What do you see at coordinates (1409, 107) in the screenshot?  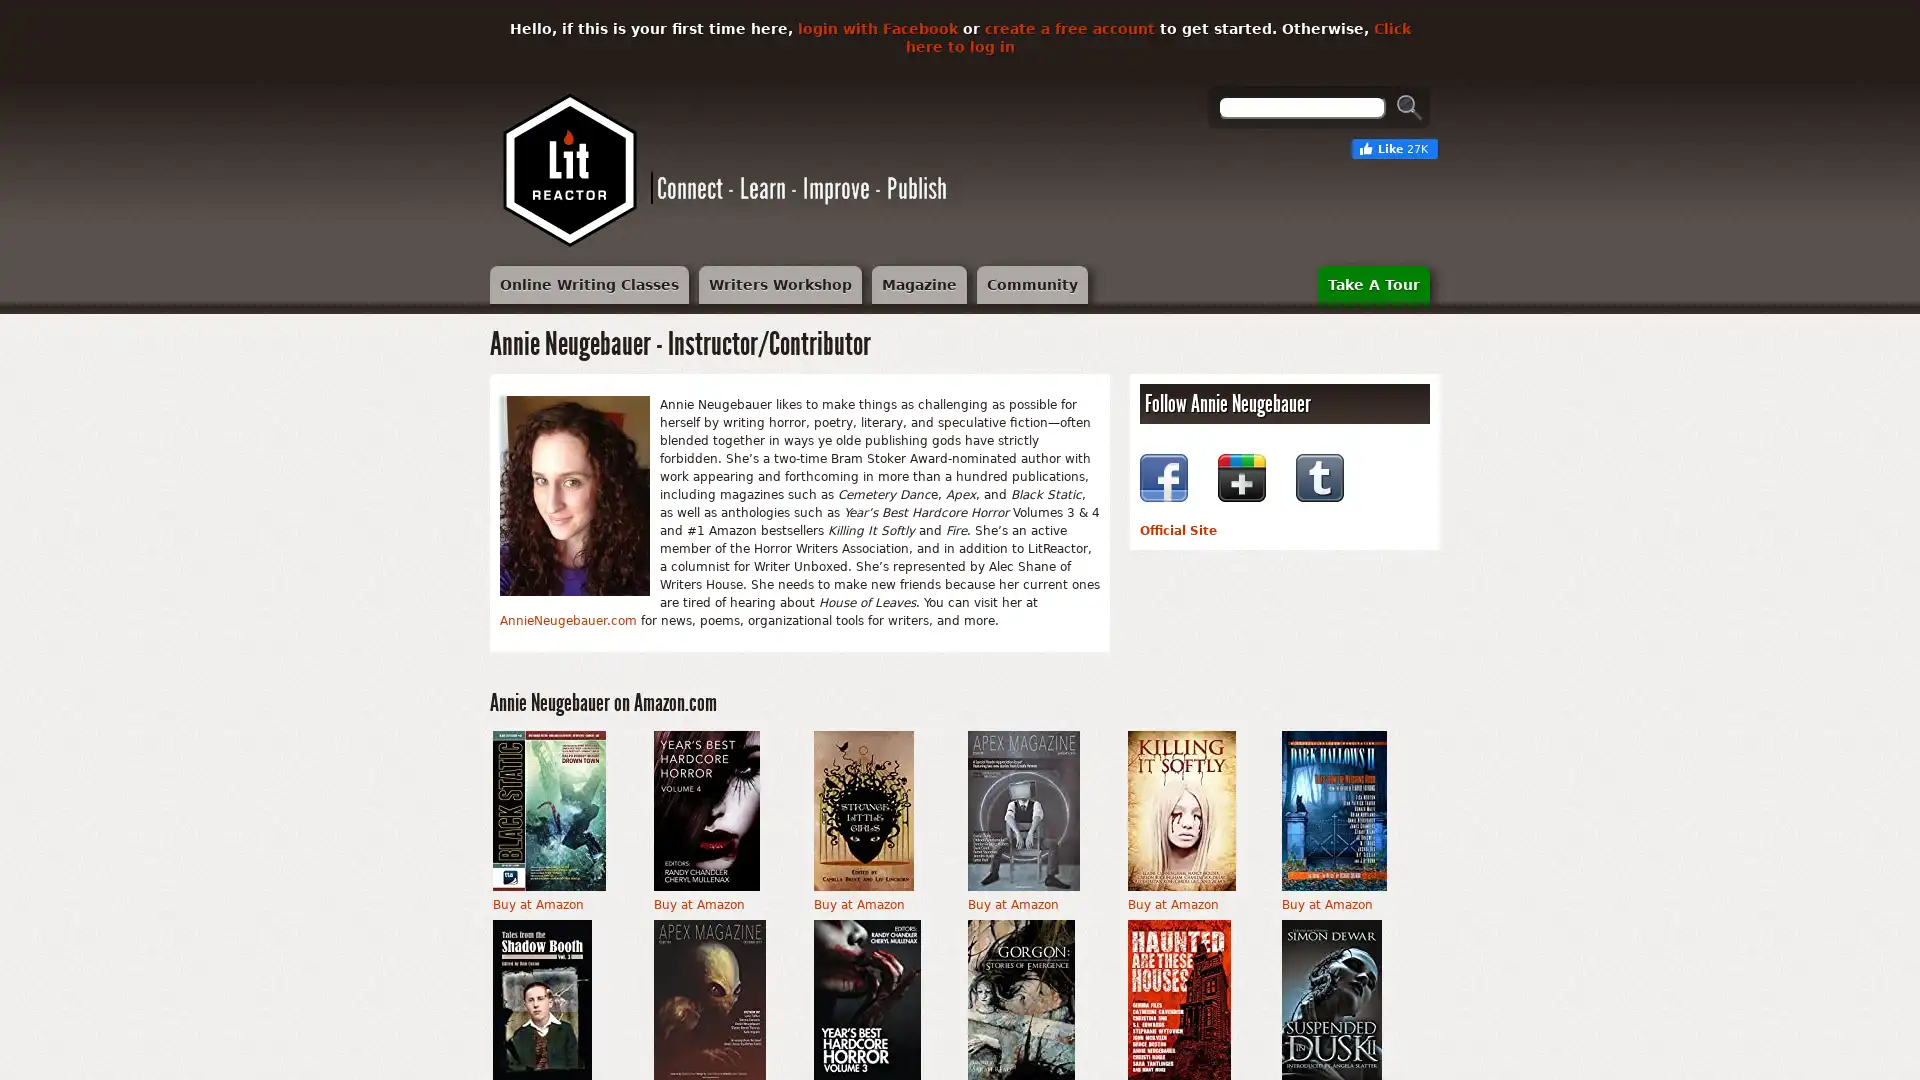 I see `Search` at bounding box center [1409, 107].